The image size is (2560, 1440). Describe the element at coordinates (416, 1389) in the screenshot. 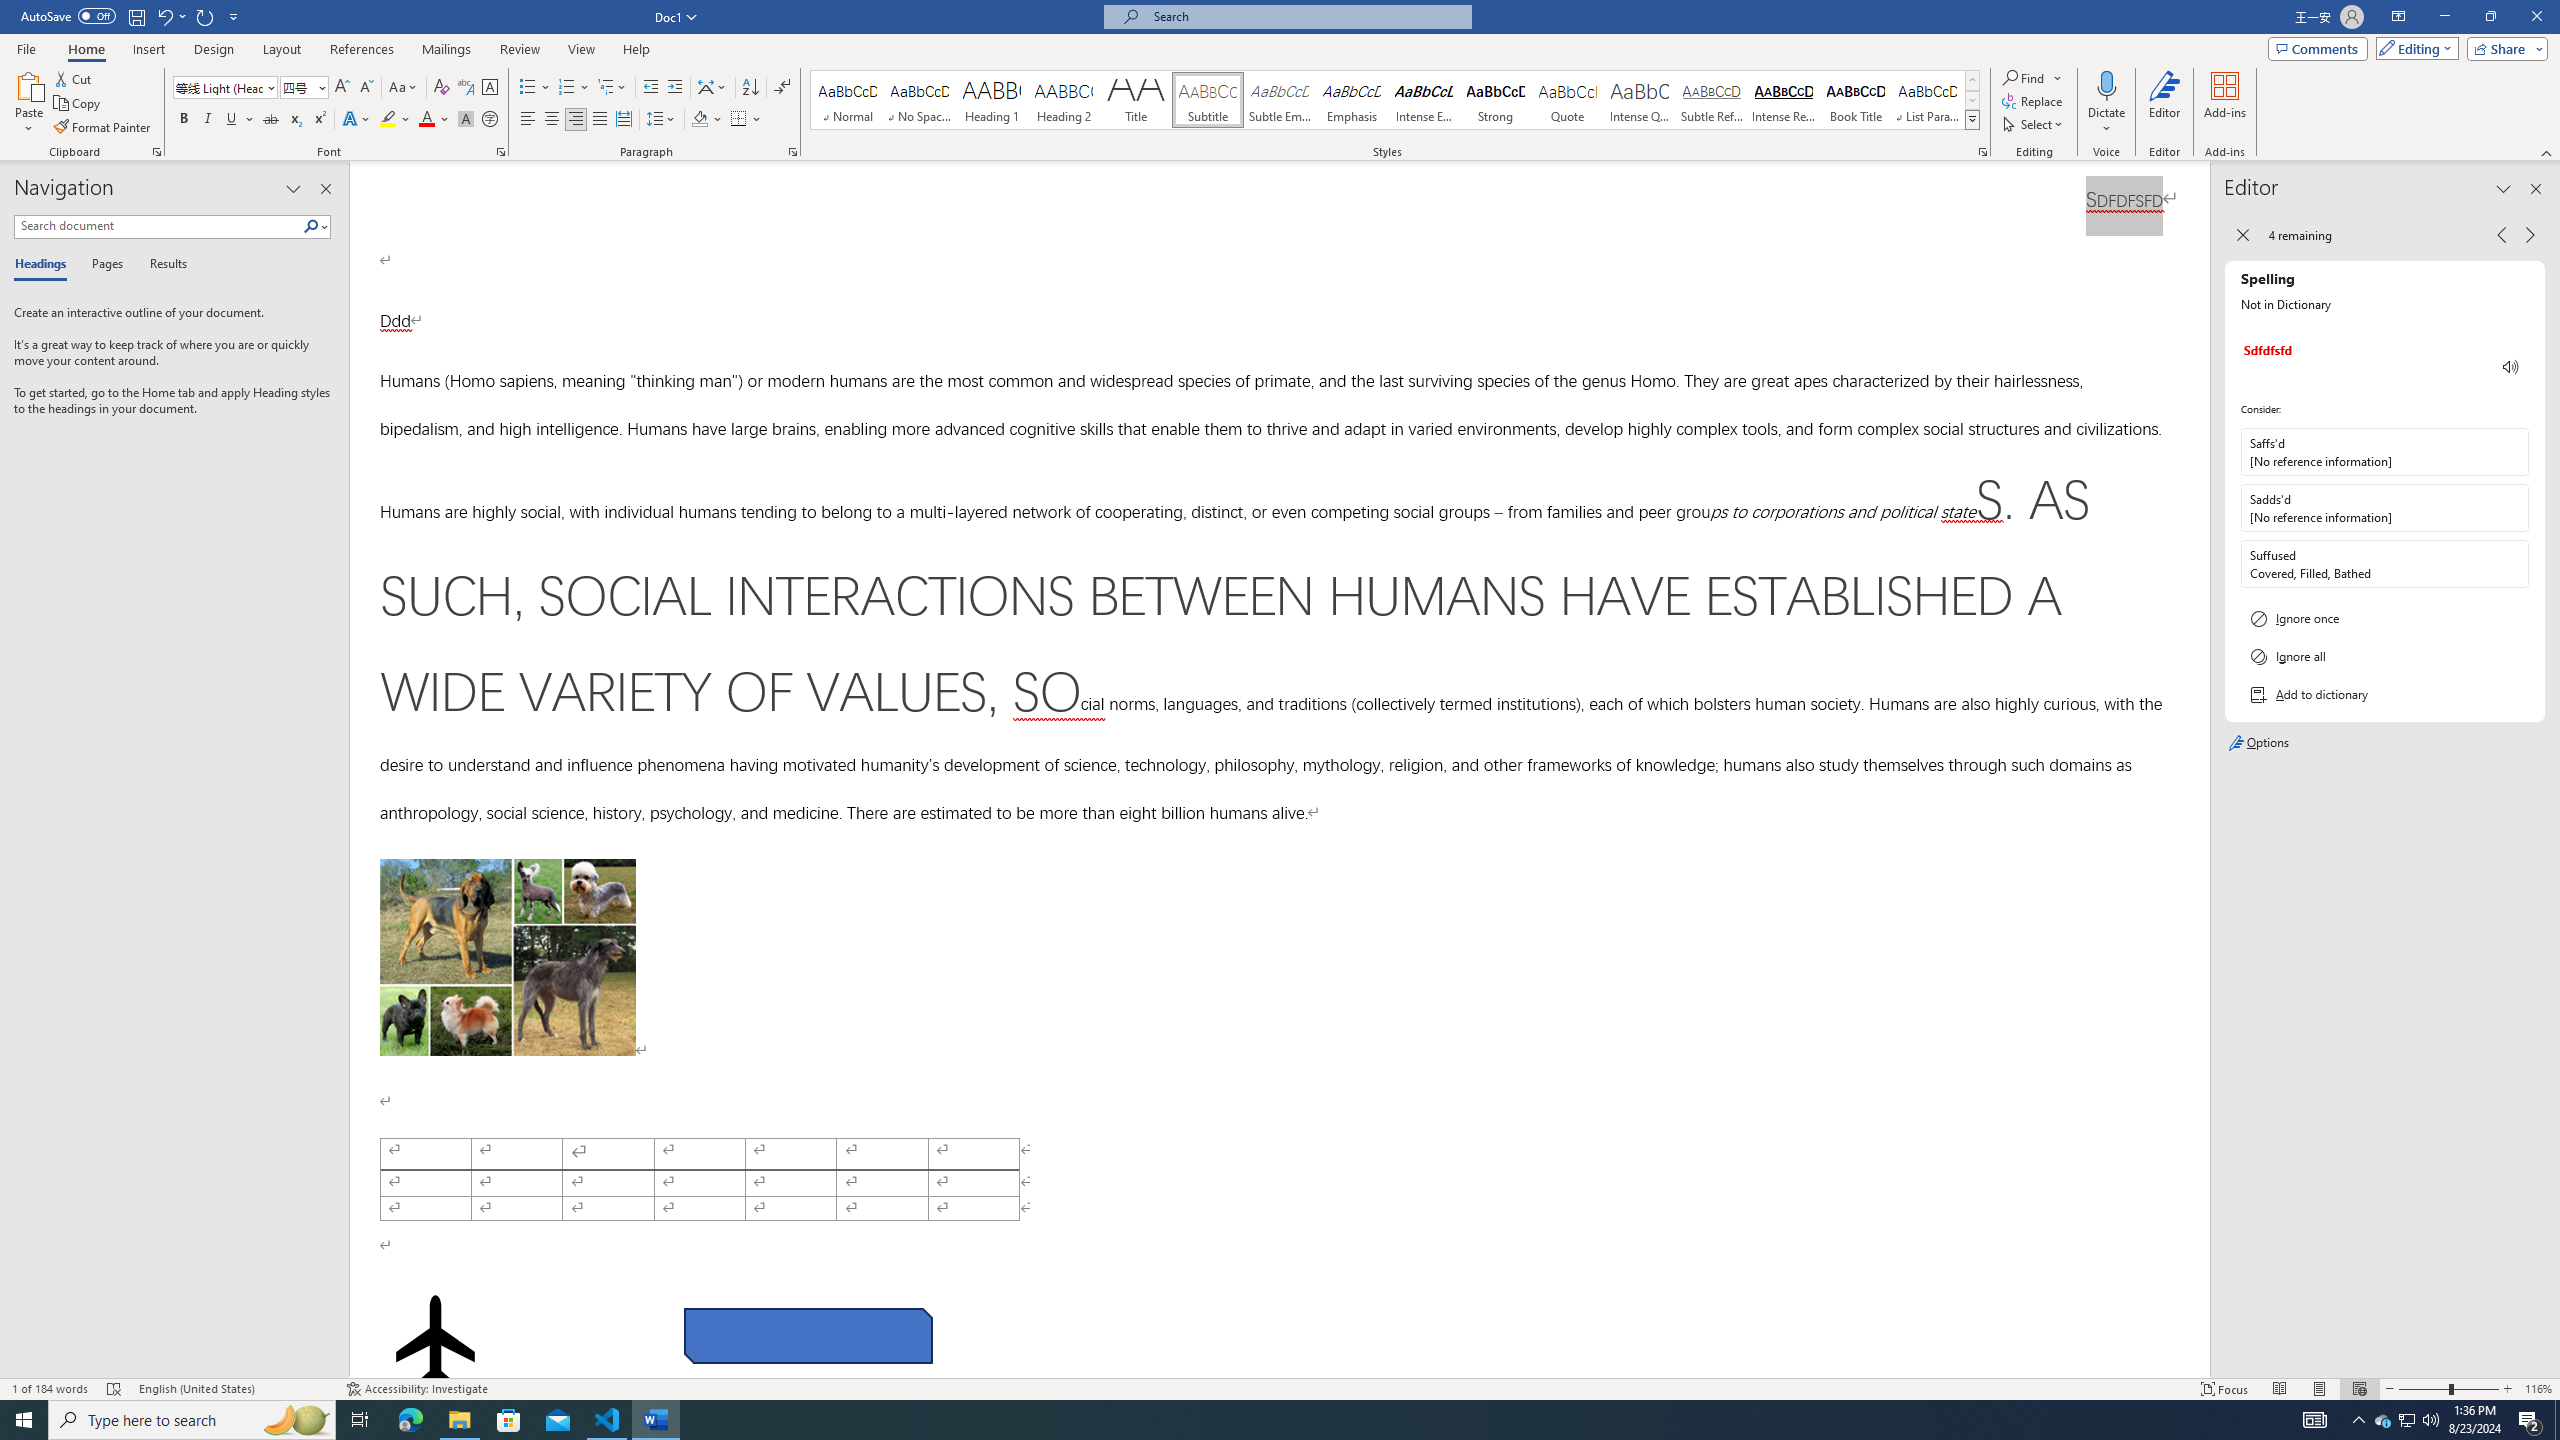

I see `'Accessibility Checker Accessibility: Investigate'` at that location.